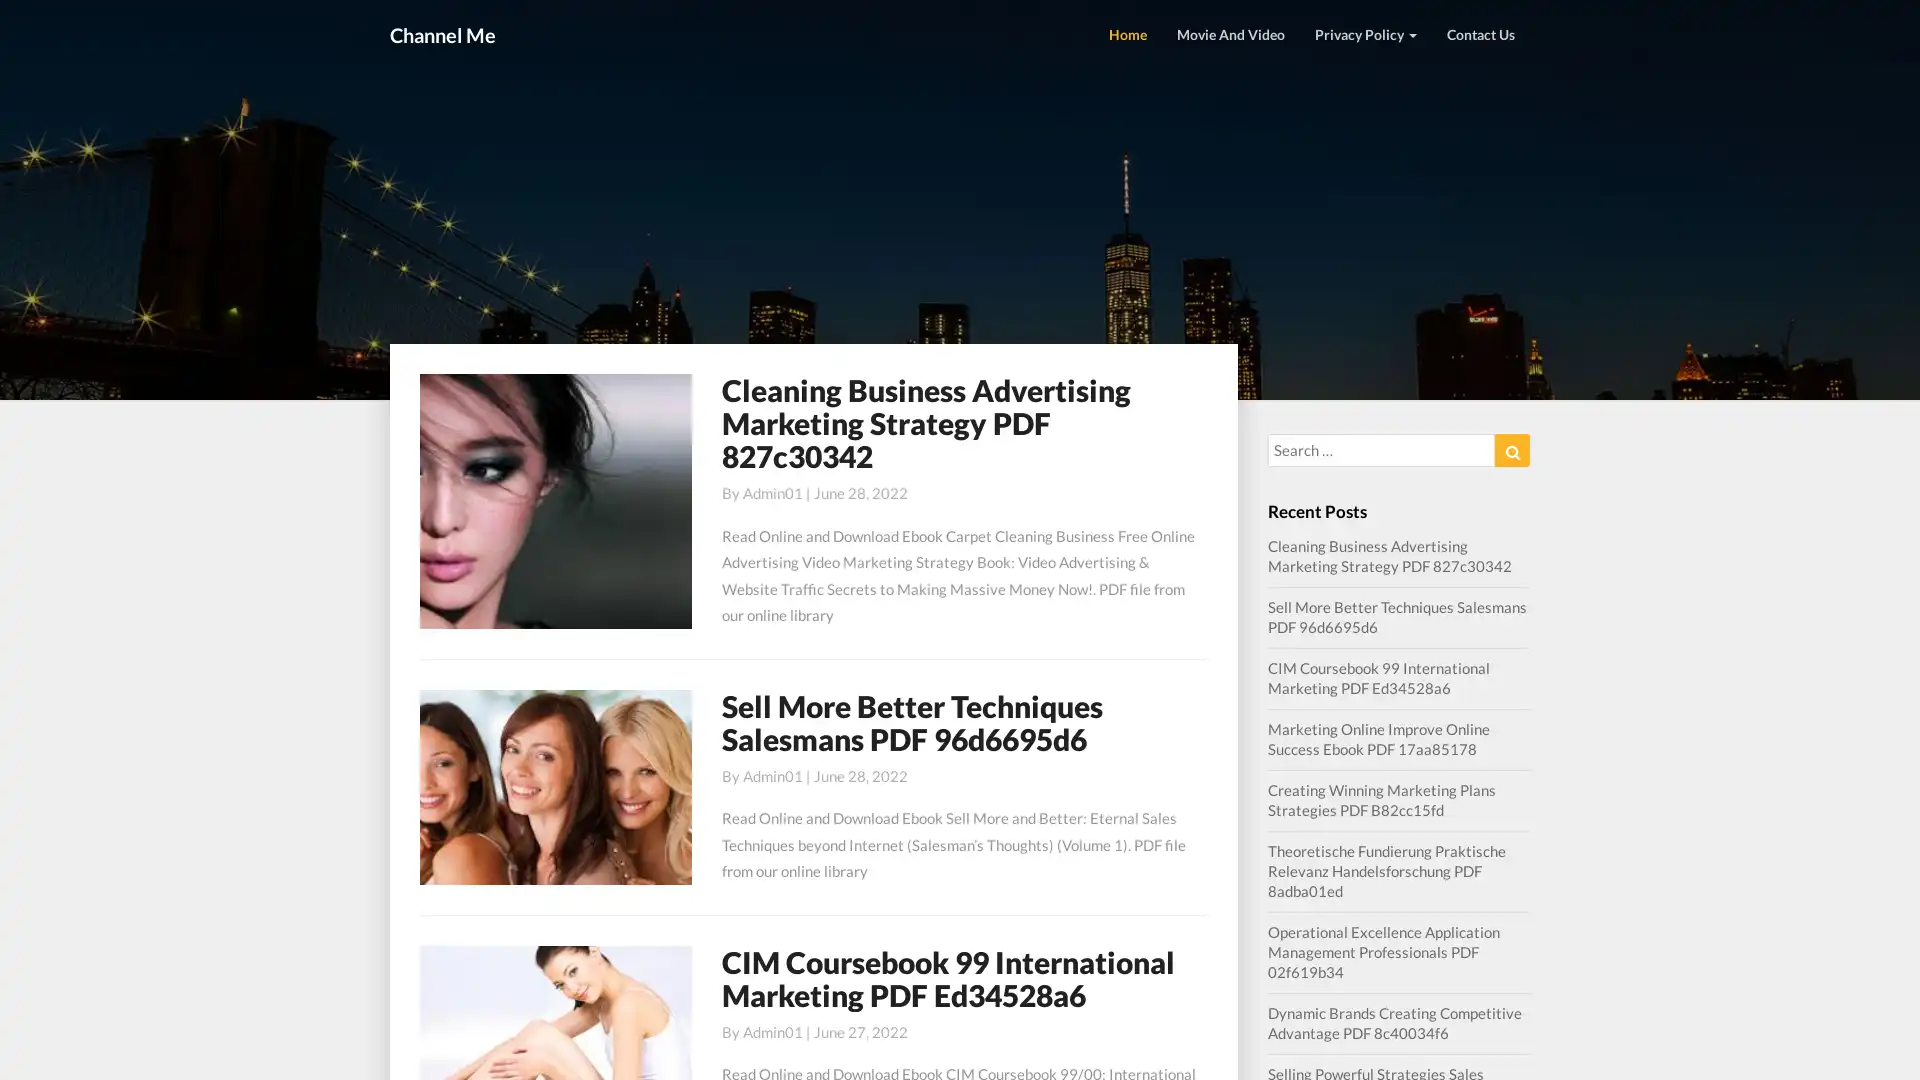 Image resolution: width=1920 pixels, height=1080 pixels. What do you see at coordinates (1512, 450) in the screenshot?
I see `Search` at bounding box center [1512, 450].